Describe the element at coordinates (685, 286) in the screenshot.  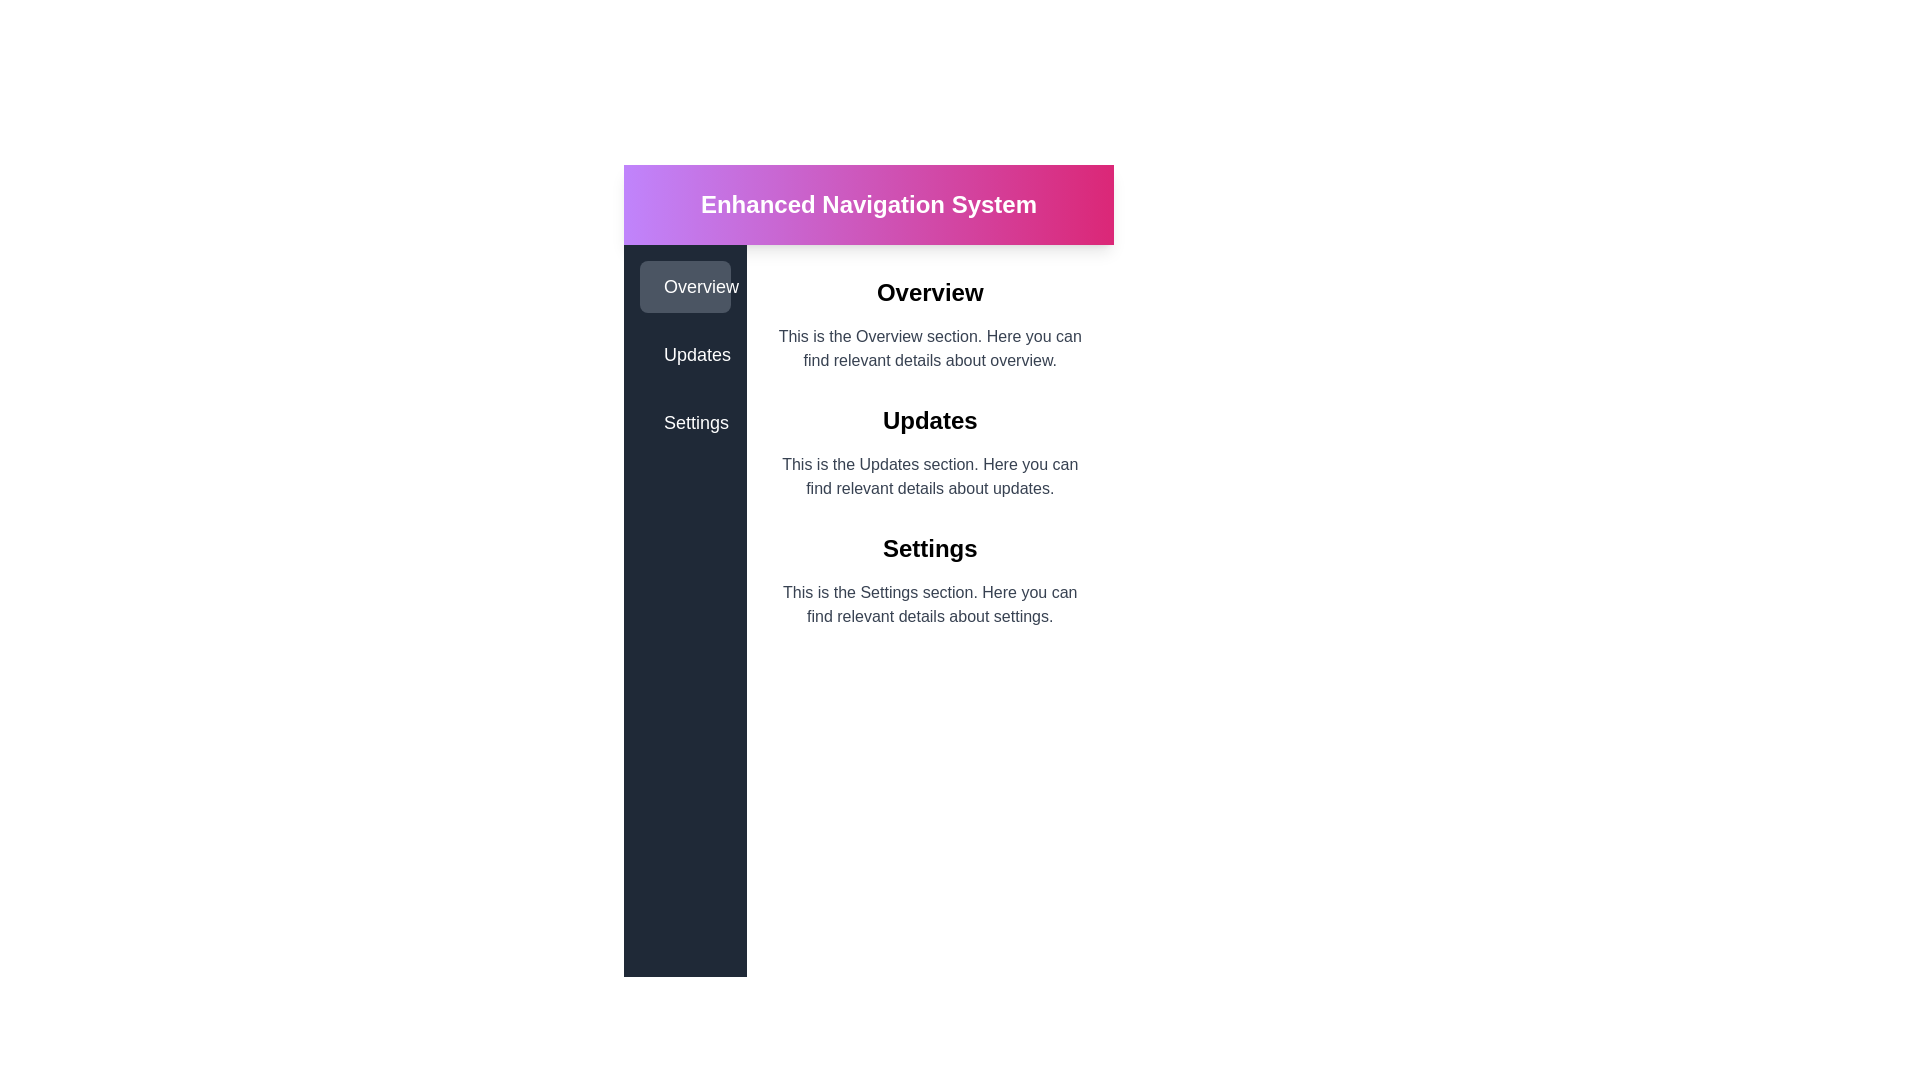
I see `the 'Overview' button, which is styled with a larger font and has a gray background, located in the sidebar navigation` at that location.